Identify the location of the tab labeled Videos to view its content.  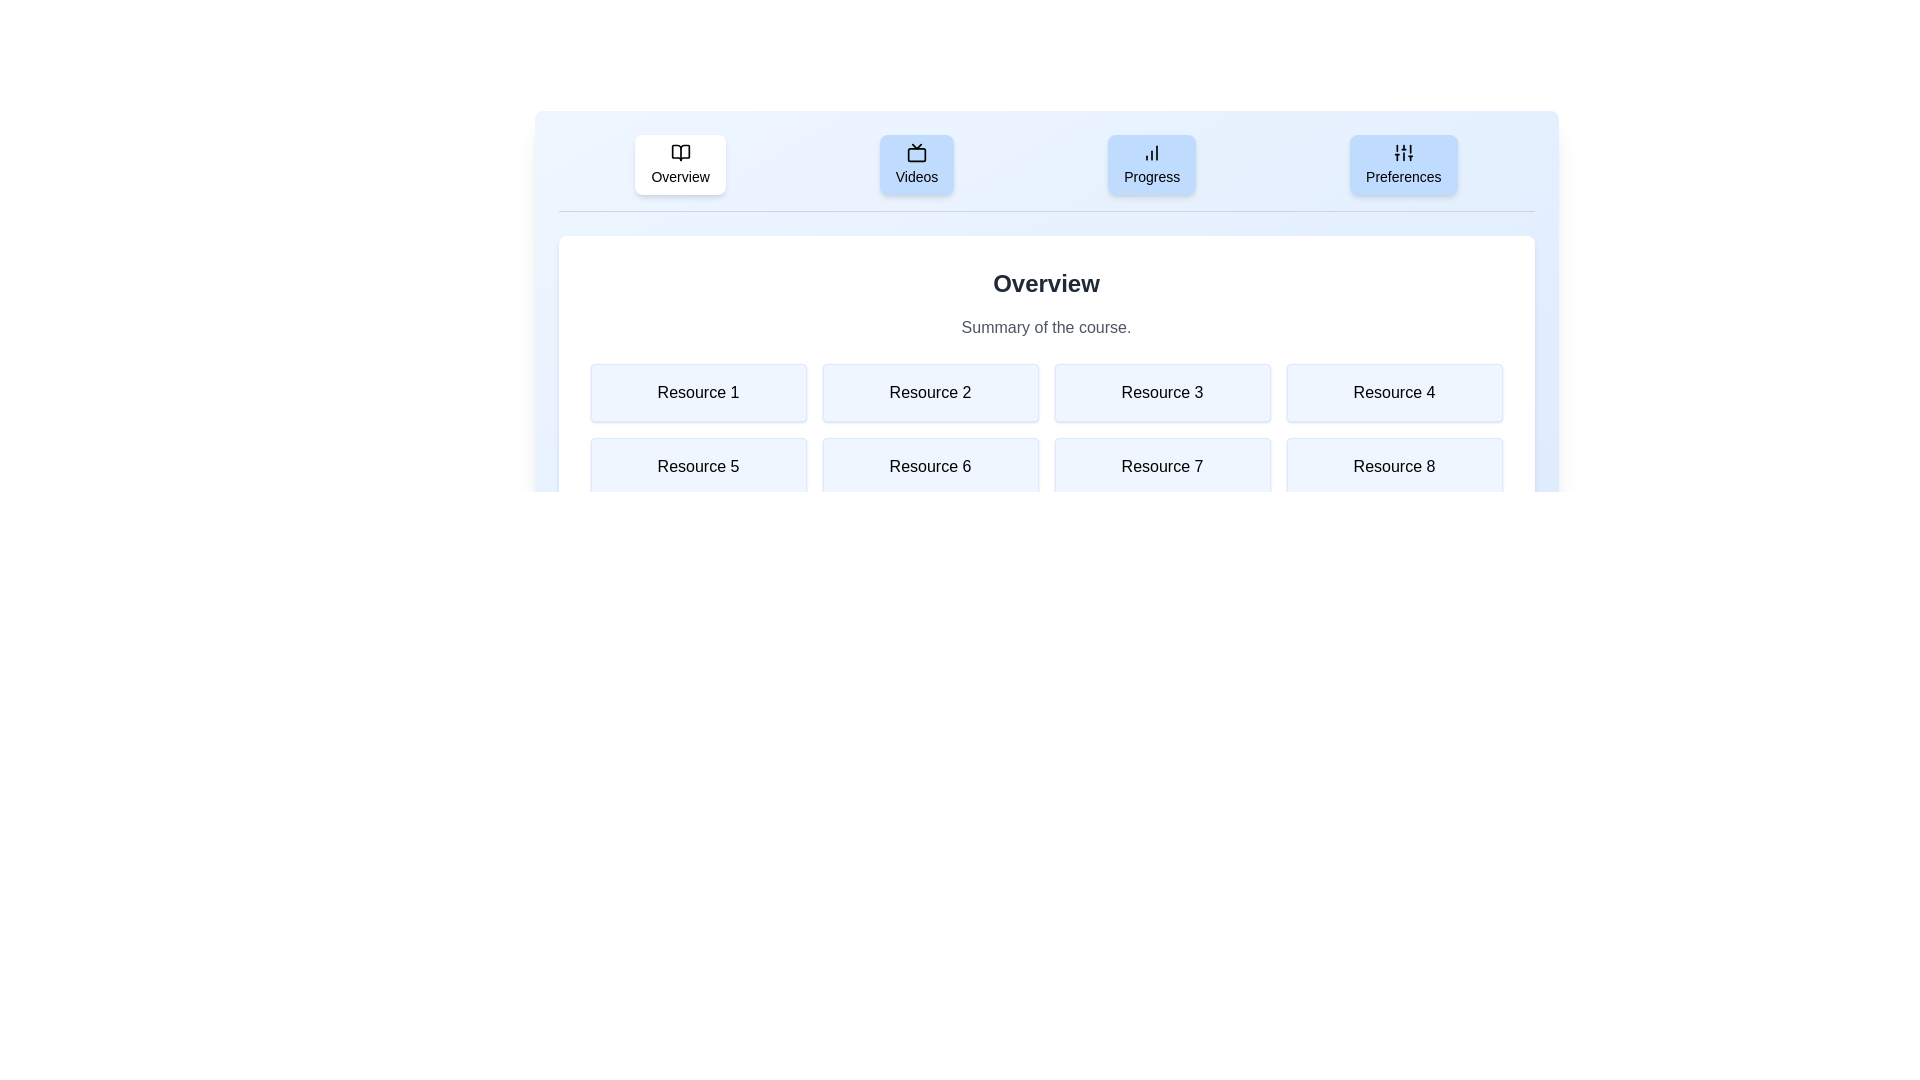
(915, 164).